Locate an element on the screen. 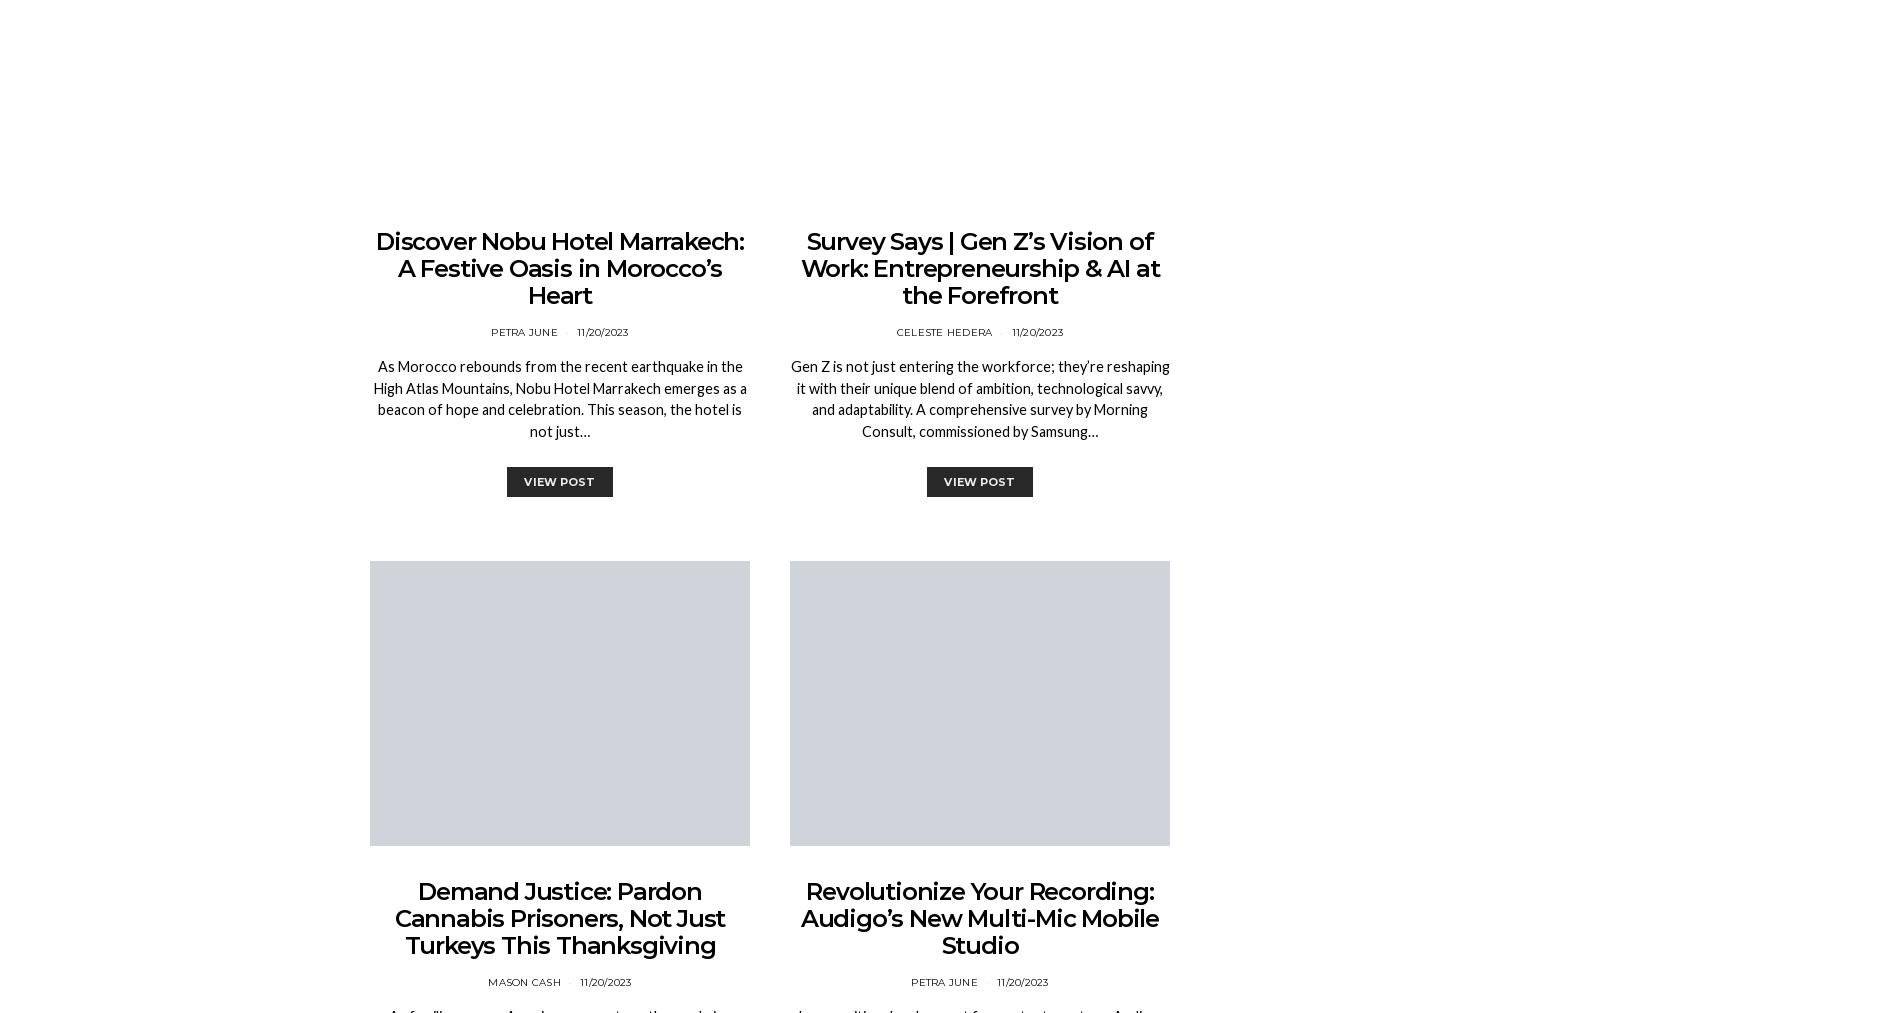  'Gen Z is not just entering the workforce; they’re reshaping it with their unique blend of ambition, technological savvy, and adaptability. A comprehensive survey by Morning Consult, commissioned by Samsung…' is located at coordinates (979, 399).